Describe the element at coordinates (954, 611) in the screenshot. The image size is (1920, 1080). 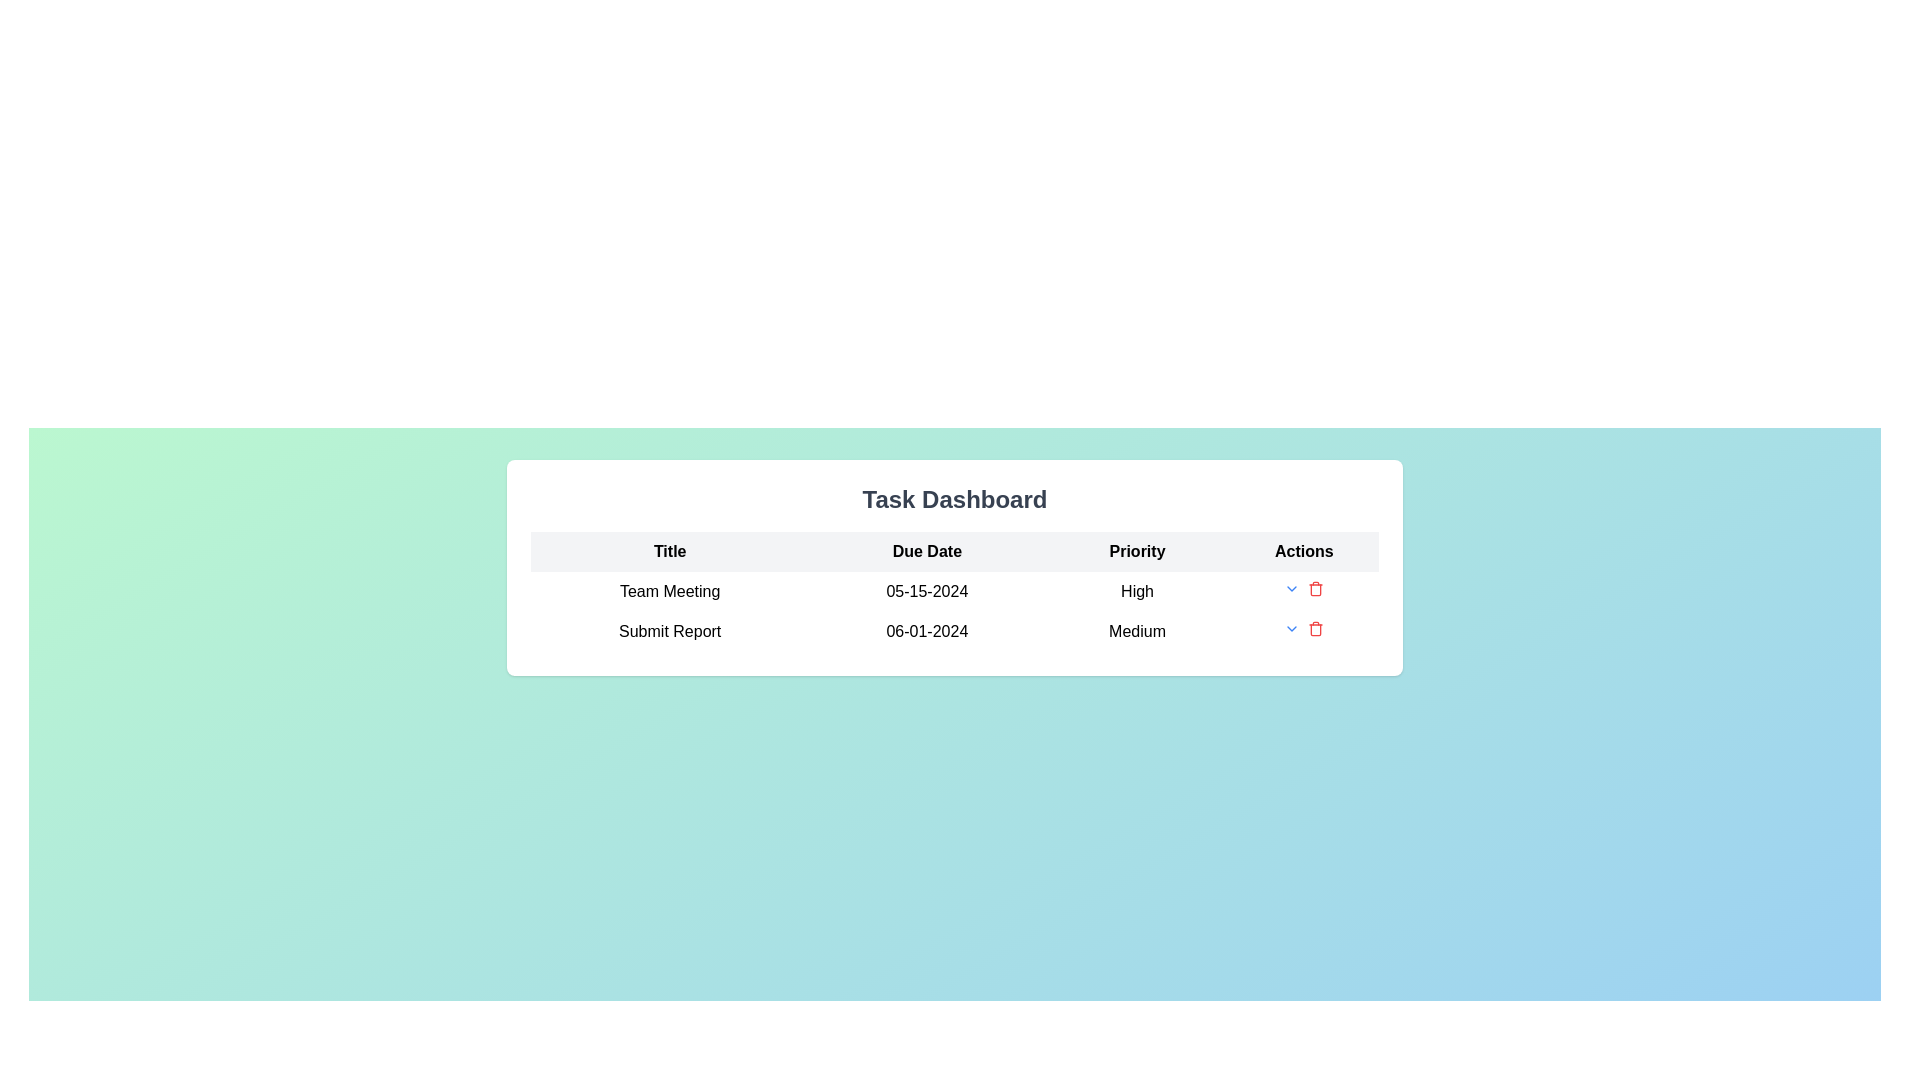
I see `the table row displaying task details under the 'Task Dashboard', which includes titles, due dates, and priority levels` at that location.